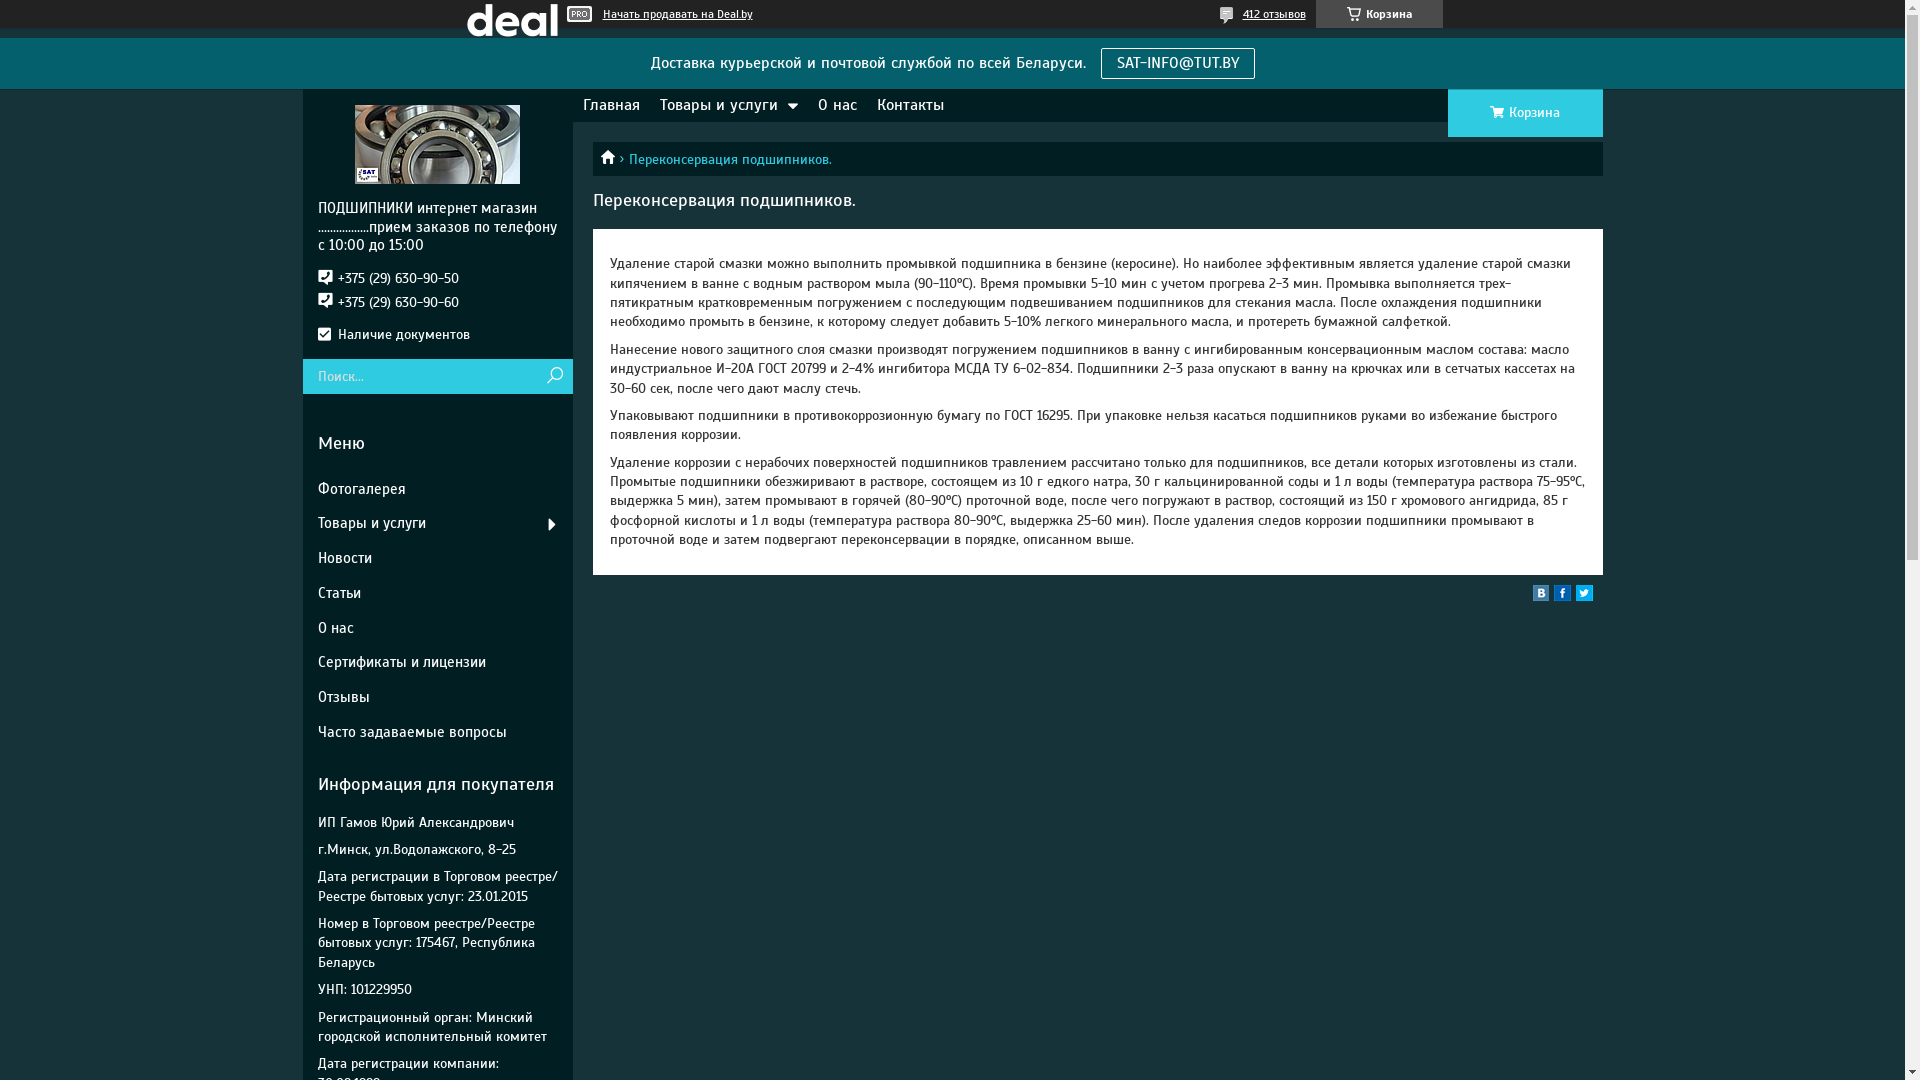  What do you see at coordinates (1176, 62) in the screenshot?
I see `'SAT-INFO@TUT.BY'` at bounding box center [1176, 62].